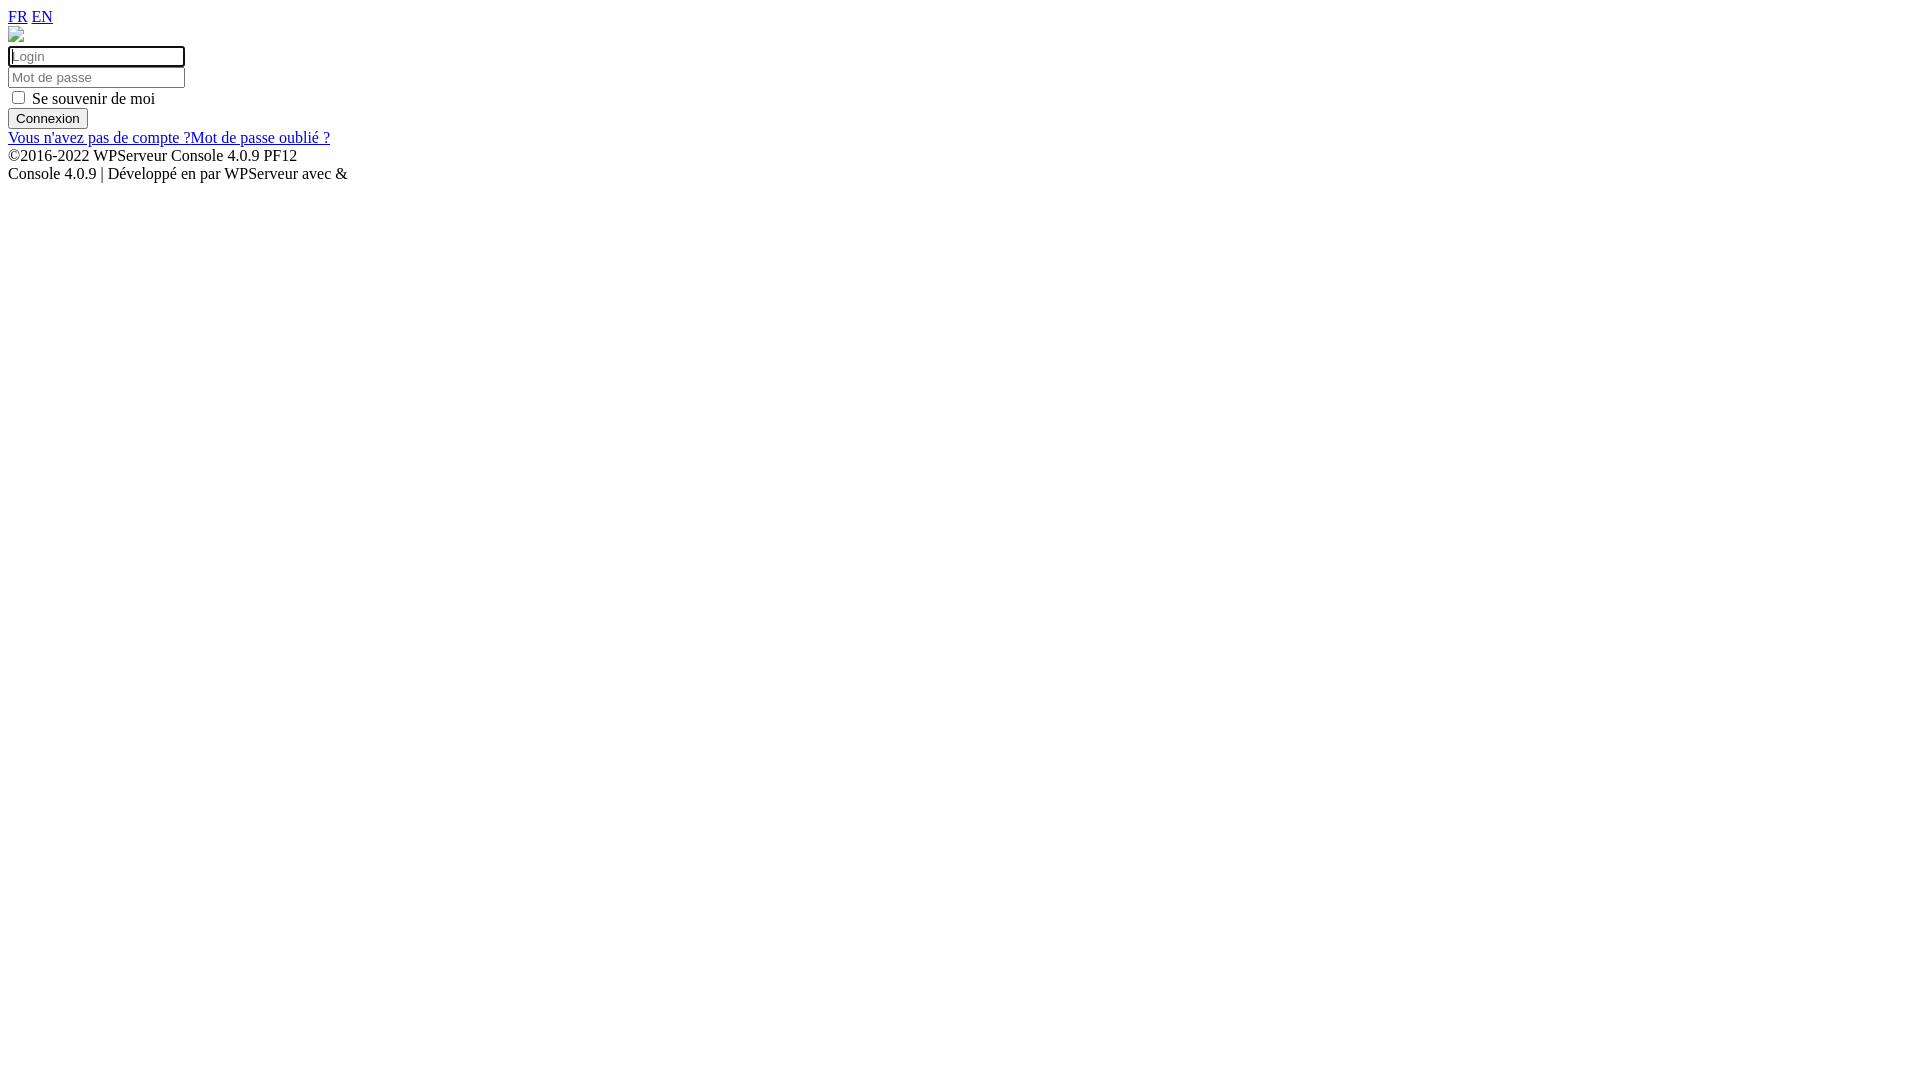  Describe the element at coordinates (98, 136) in the screenshot. I see `'Vous n'avez pas de compte ?'` at that location.